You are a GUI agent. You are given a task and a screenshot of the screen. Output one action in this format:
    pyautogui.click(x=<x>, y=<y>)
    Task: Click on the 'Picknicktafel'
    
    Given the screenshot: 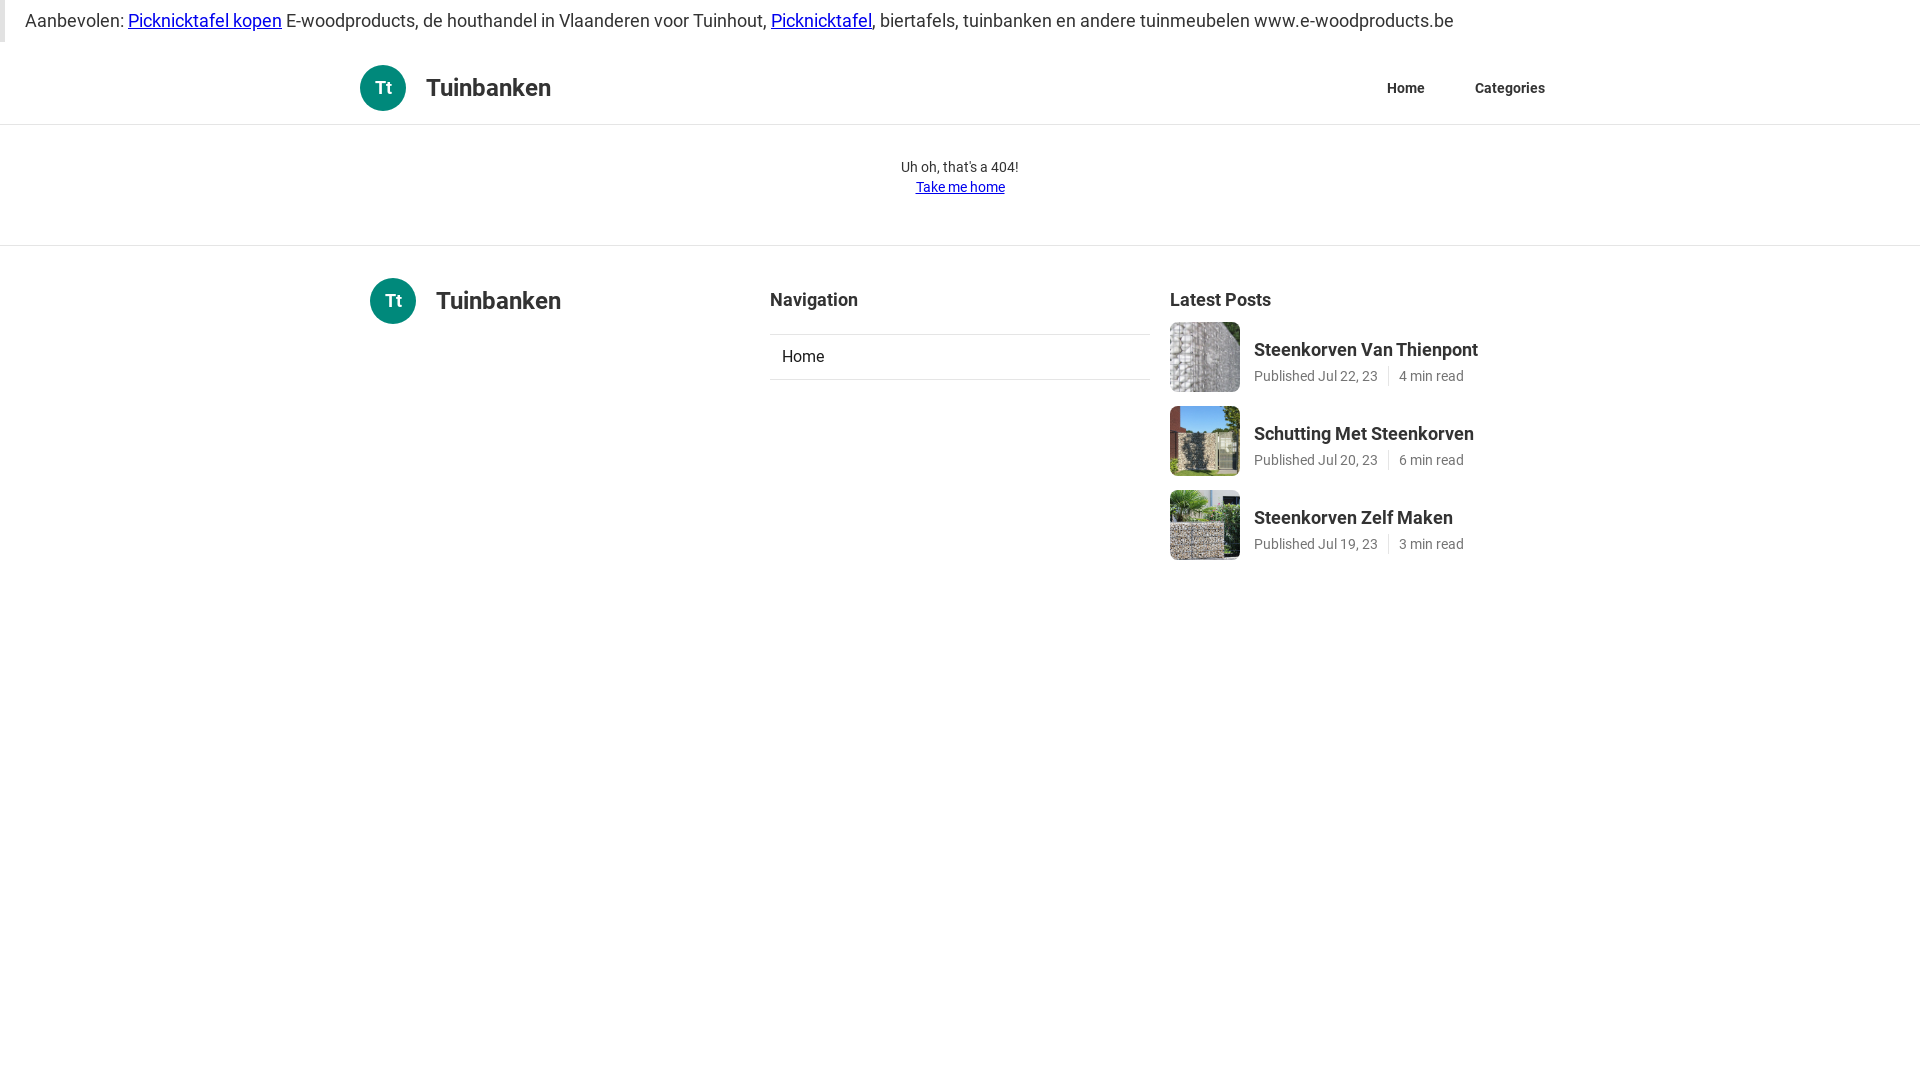 What is the action you would take?
    pyautogui.click(x=821, y=20)
    